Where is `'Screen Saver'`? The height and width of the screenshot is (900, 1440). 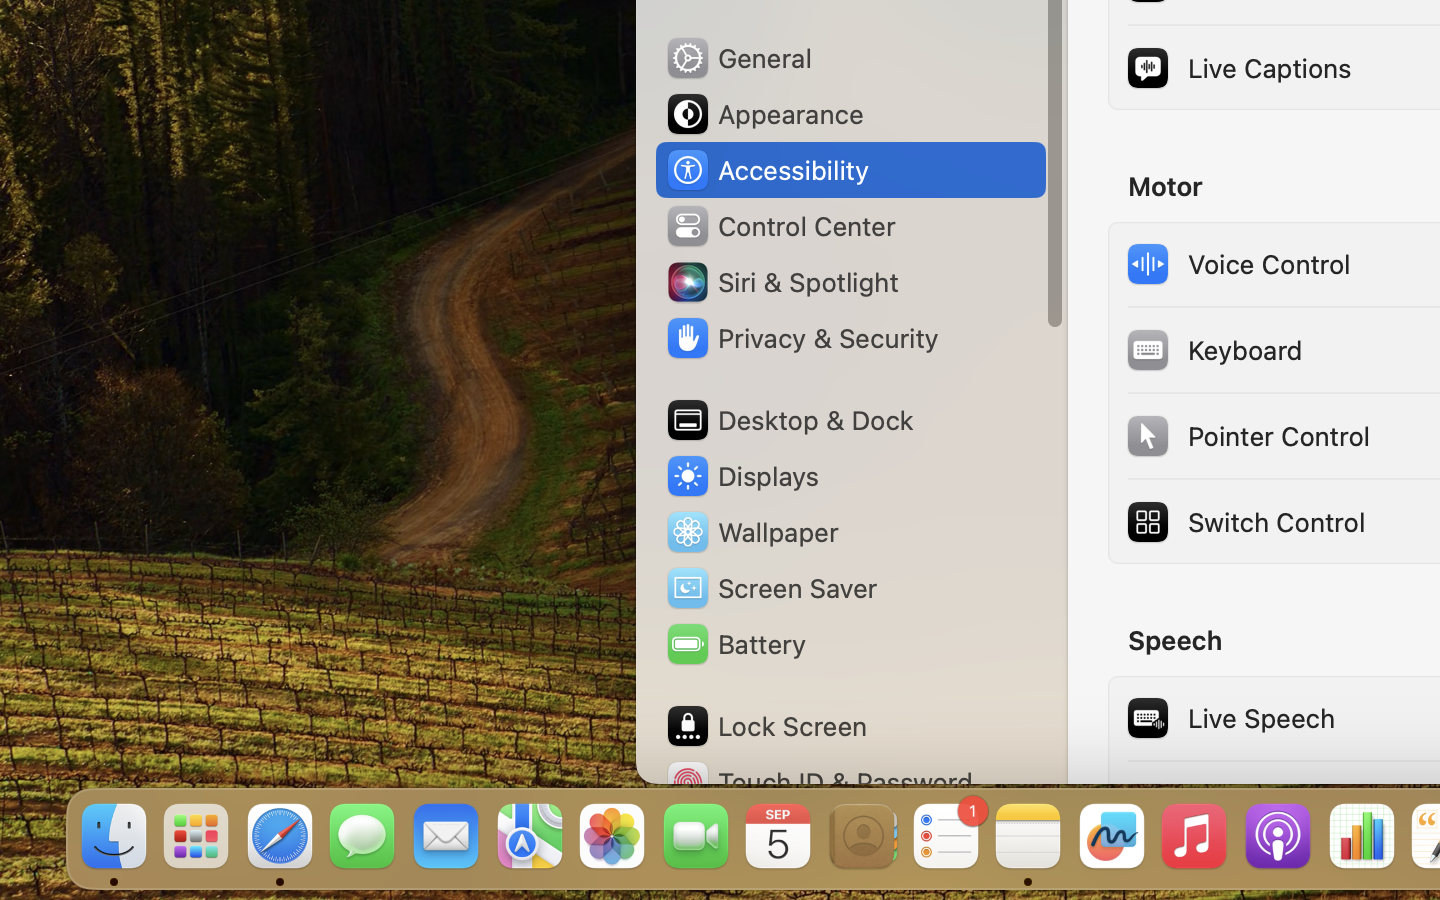
'Screen Saver' is located at coordinates (769, 587).